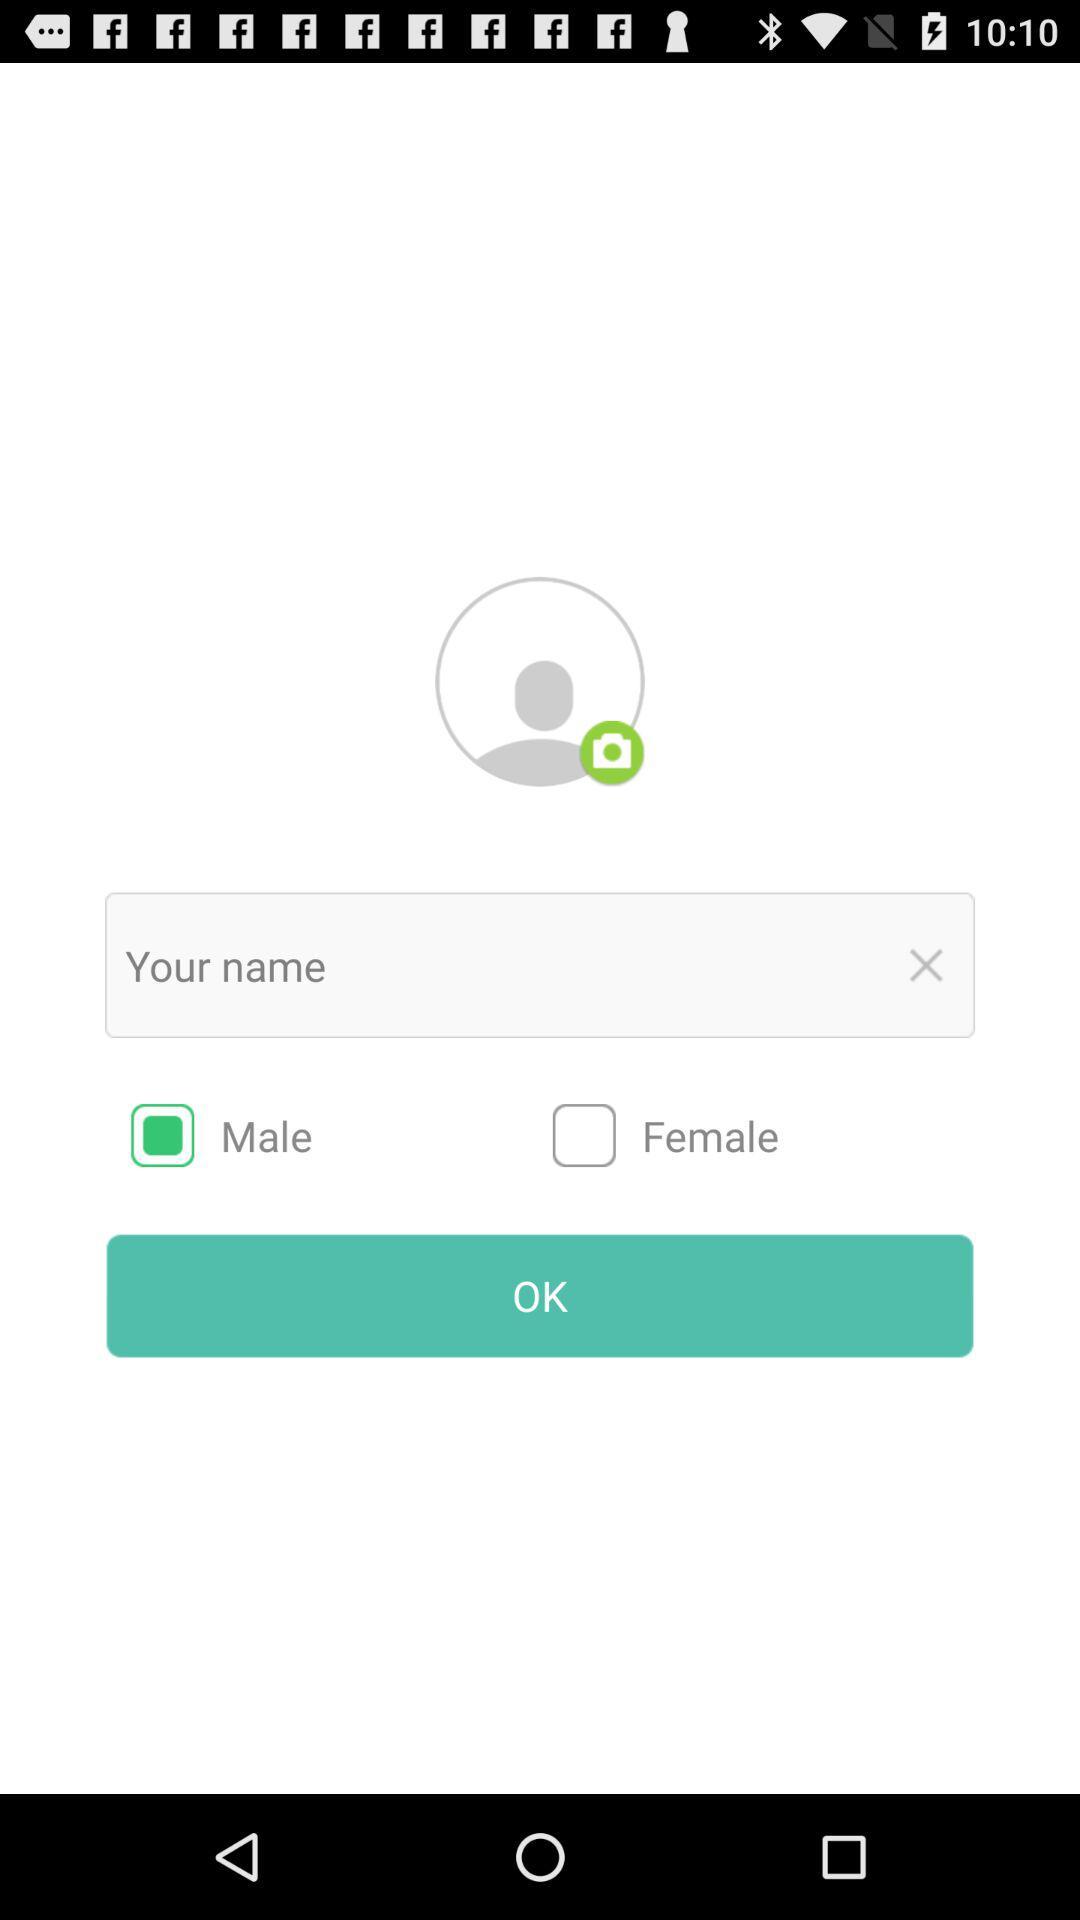  Describe the element at coordinates (763, 1135) in the screenshot. I see `the item to the right of male icon` at that location.